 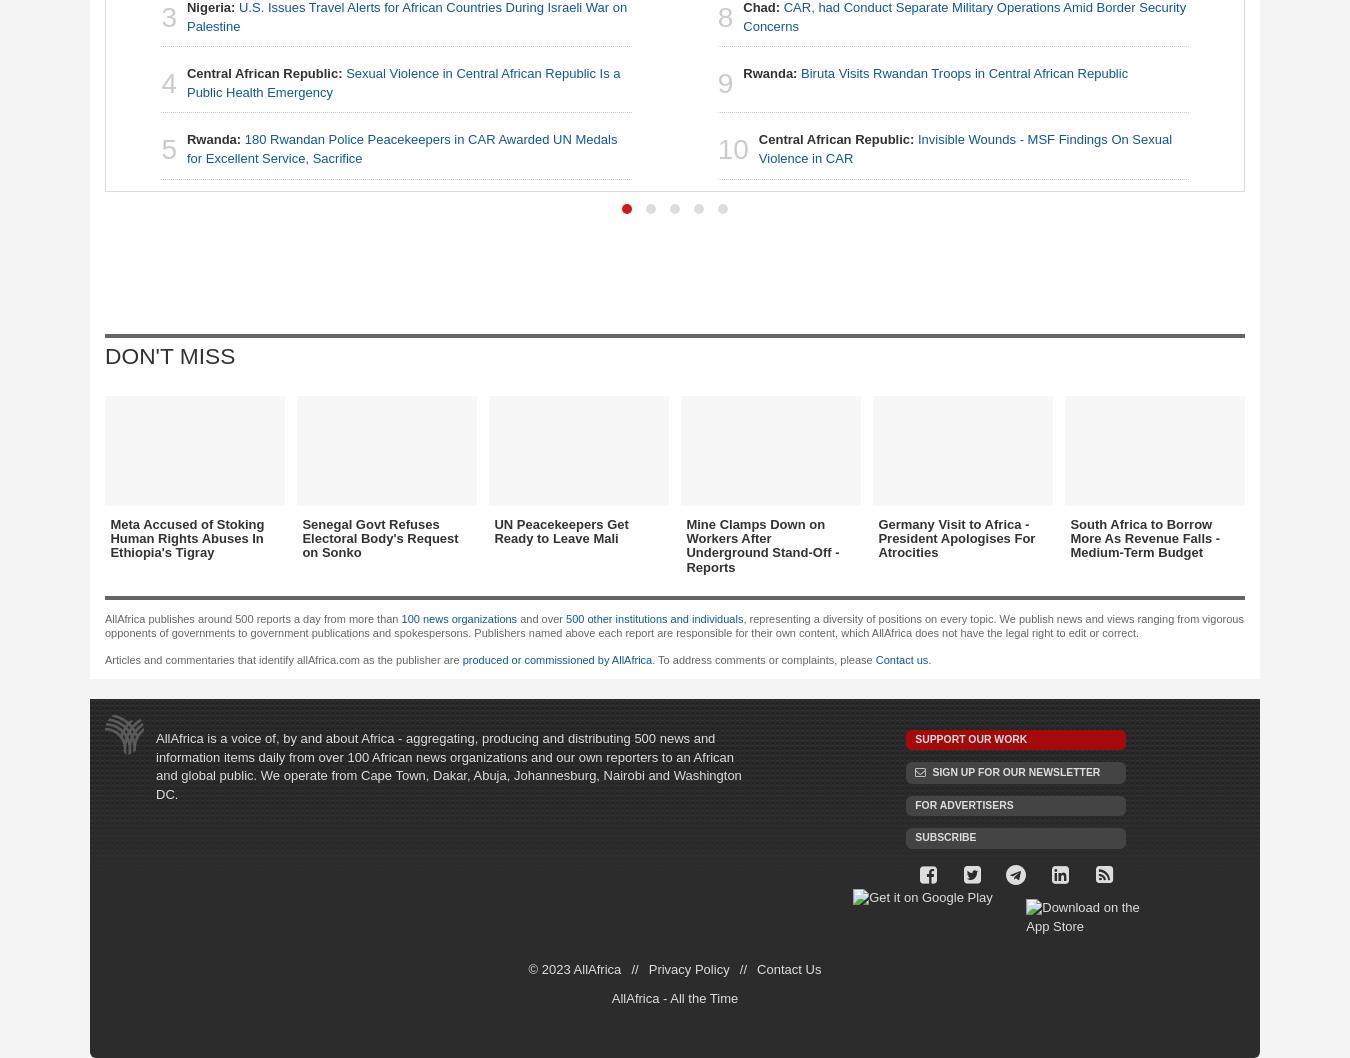 I want to click on 'Somalia:', so click(x=921, y=332).